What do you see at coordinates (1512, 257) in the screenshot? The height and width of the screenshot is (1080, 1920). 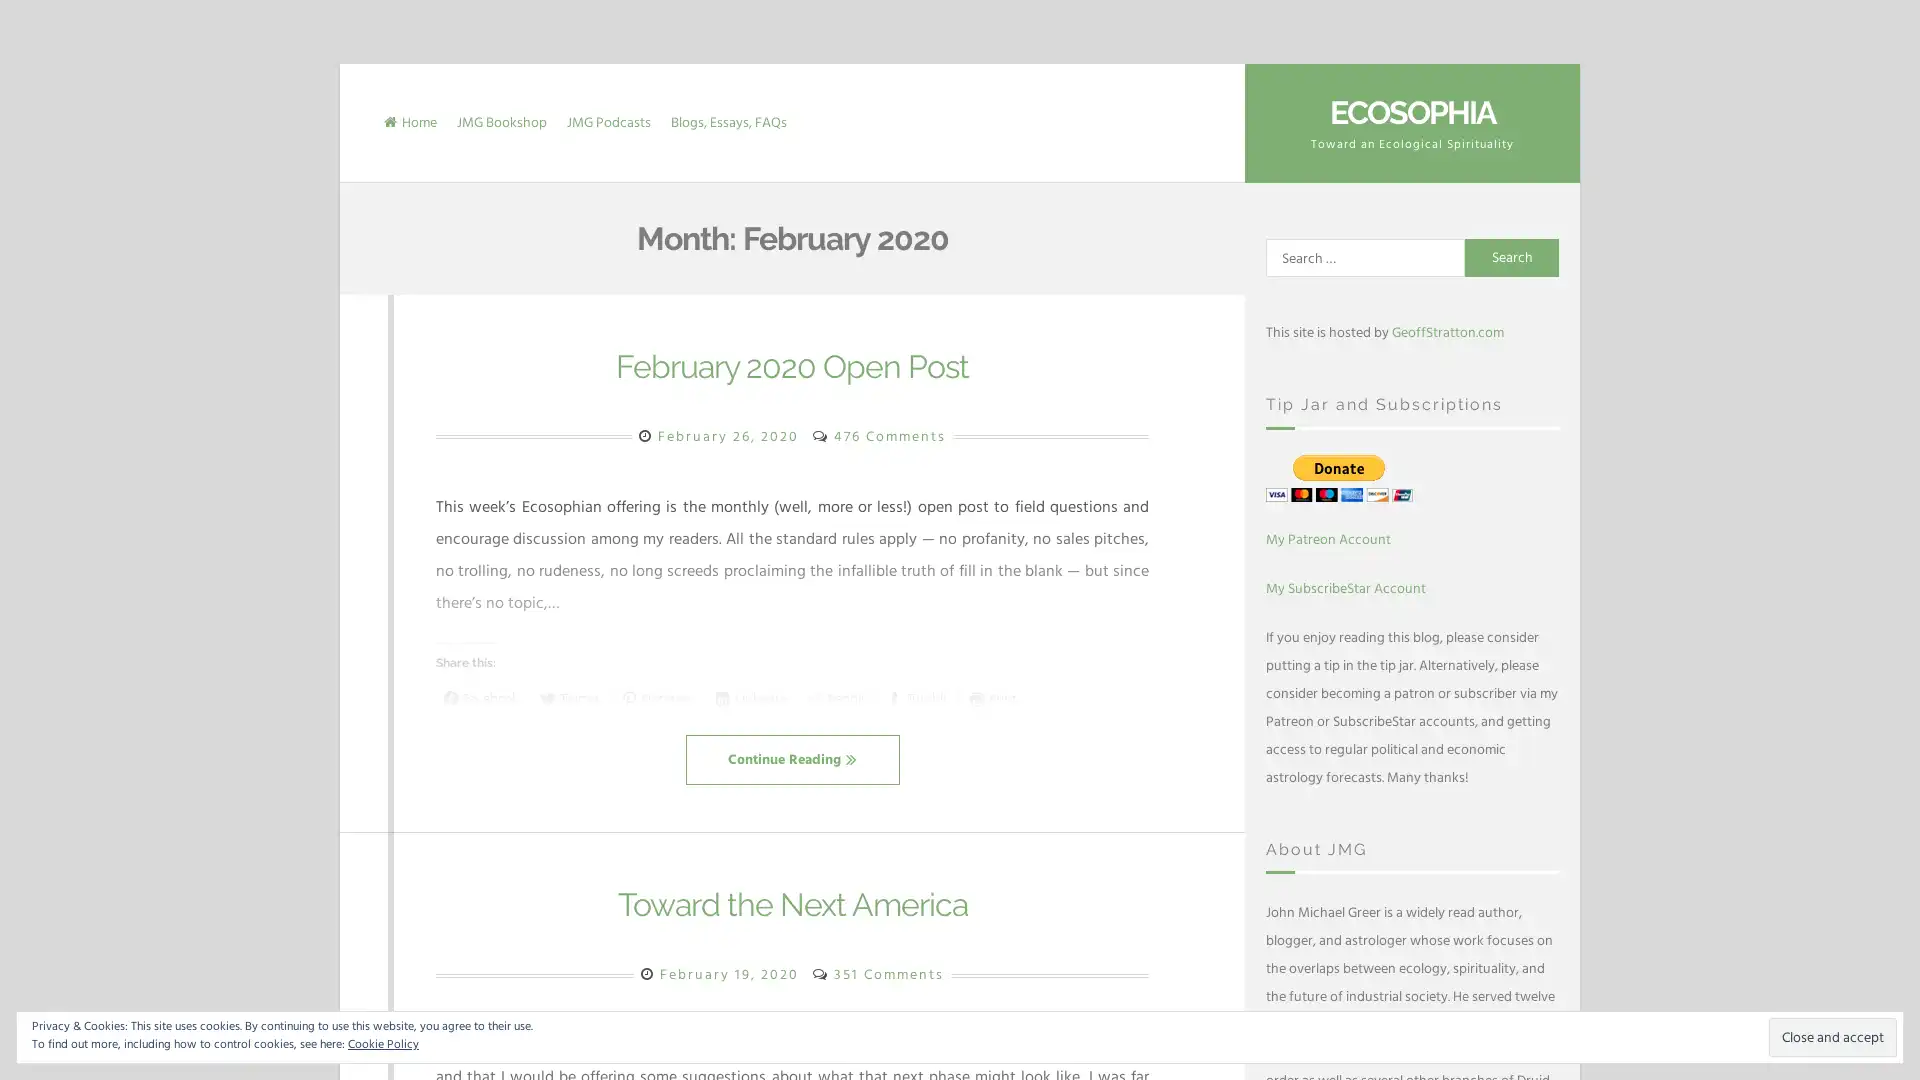 I see `Search` at bounding box center [1512, 257].